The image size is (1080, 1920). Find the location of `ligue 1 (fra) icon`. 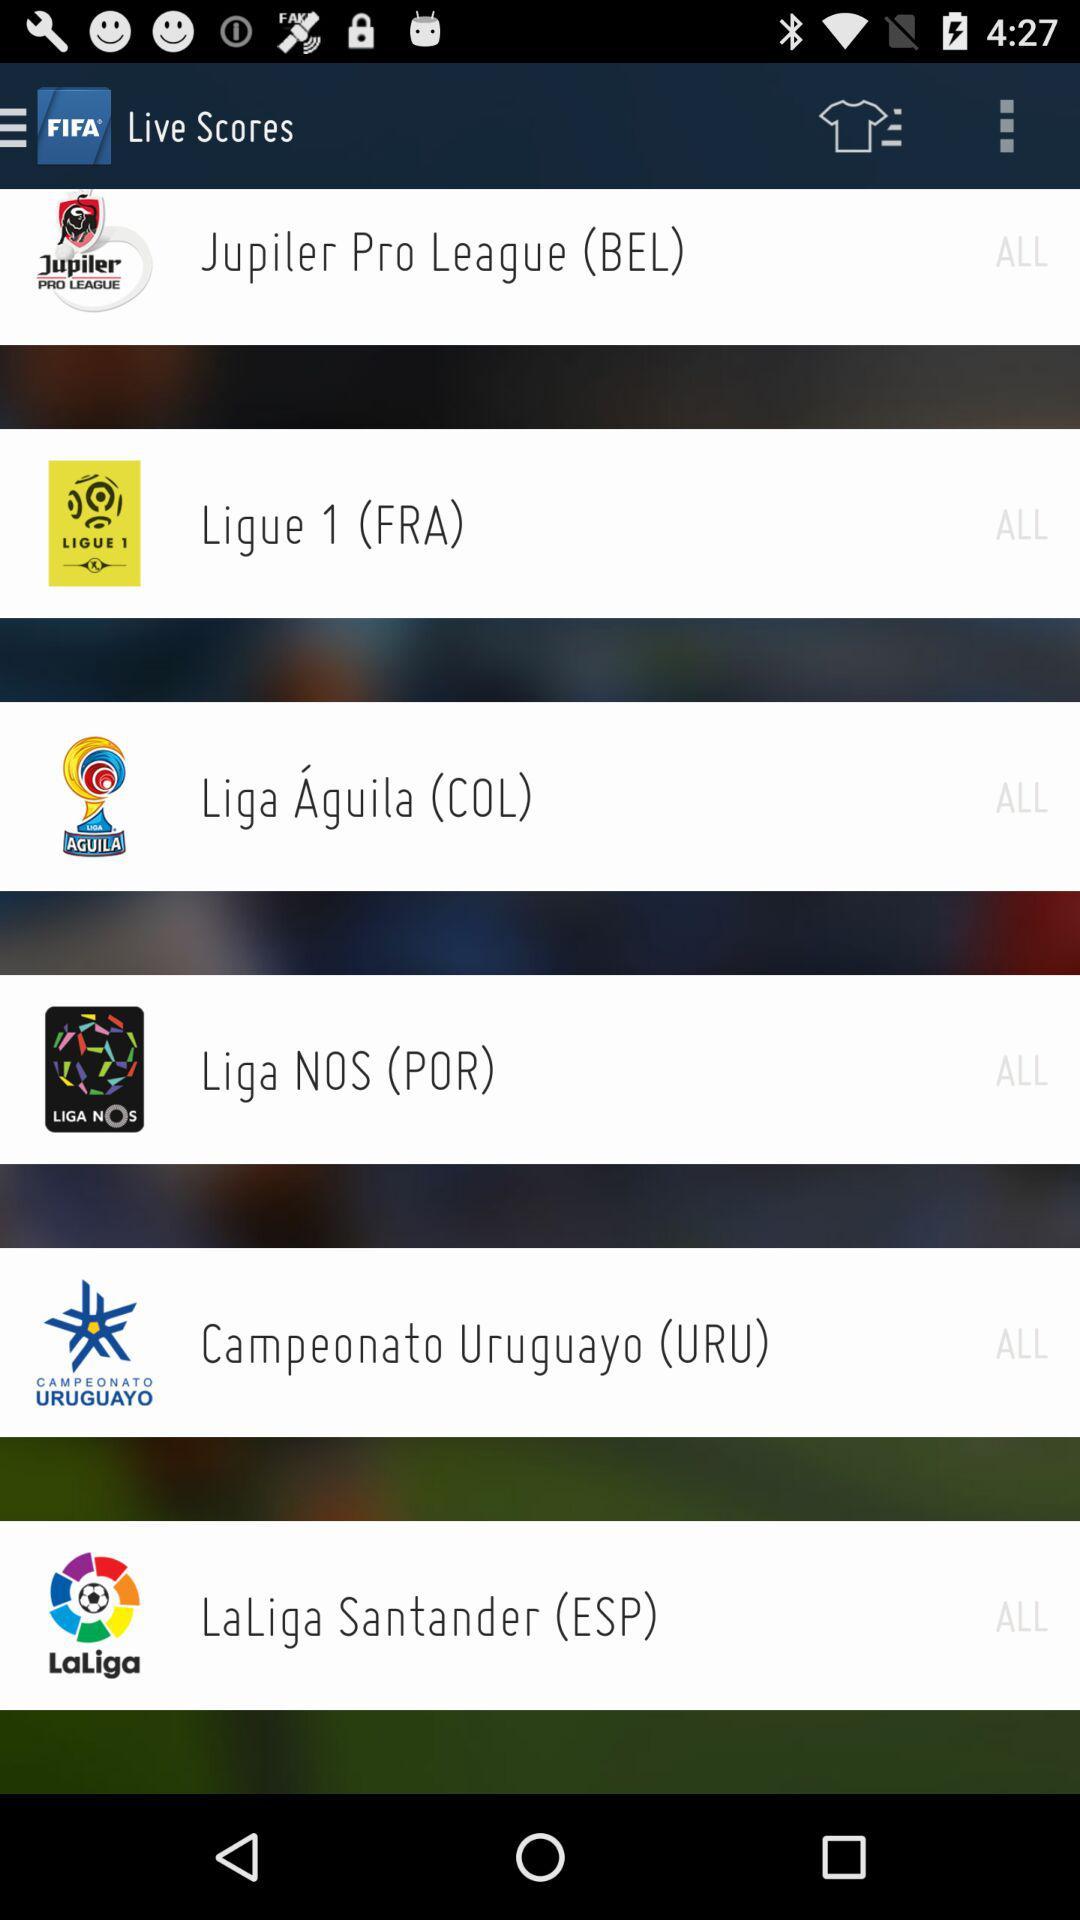

ligue 1 (fra) icon is located at coordinates (596, 523).